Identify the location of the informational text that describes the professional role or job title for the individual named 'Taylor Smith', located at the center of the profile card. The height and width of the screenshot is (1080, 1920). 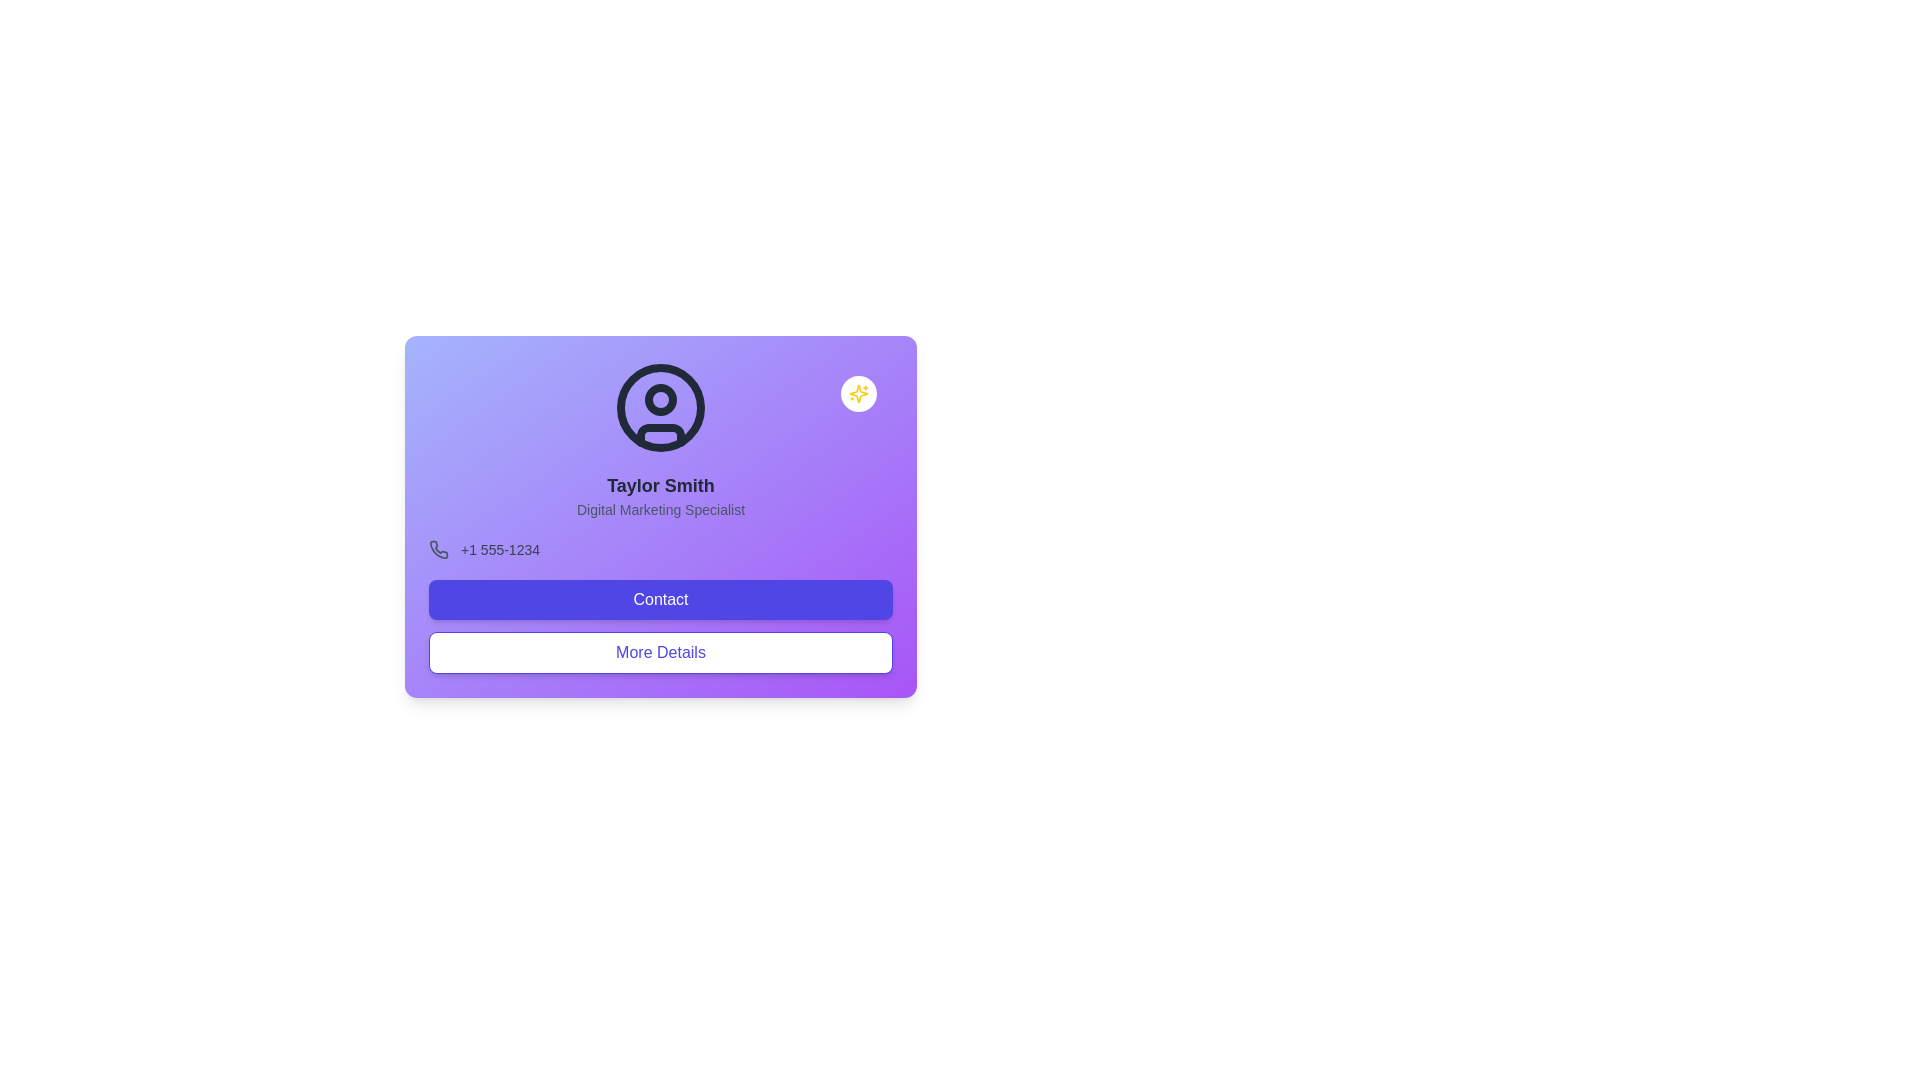
(661, 508).